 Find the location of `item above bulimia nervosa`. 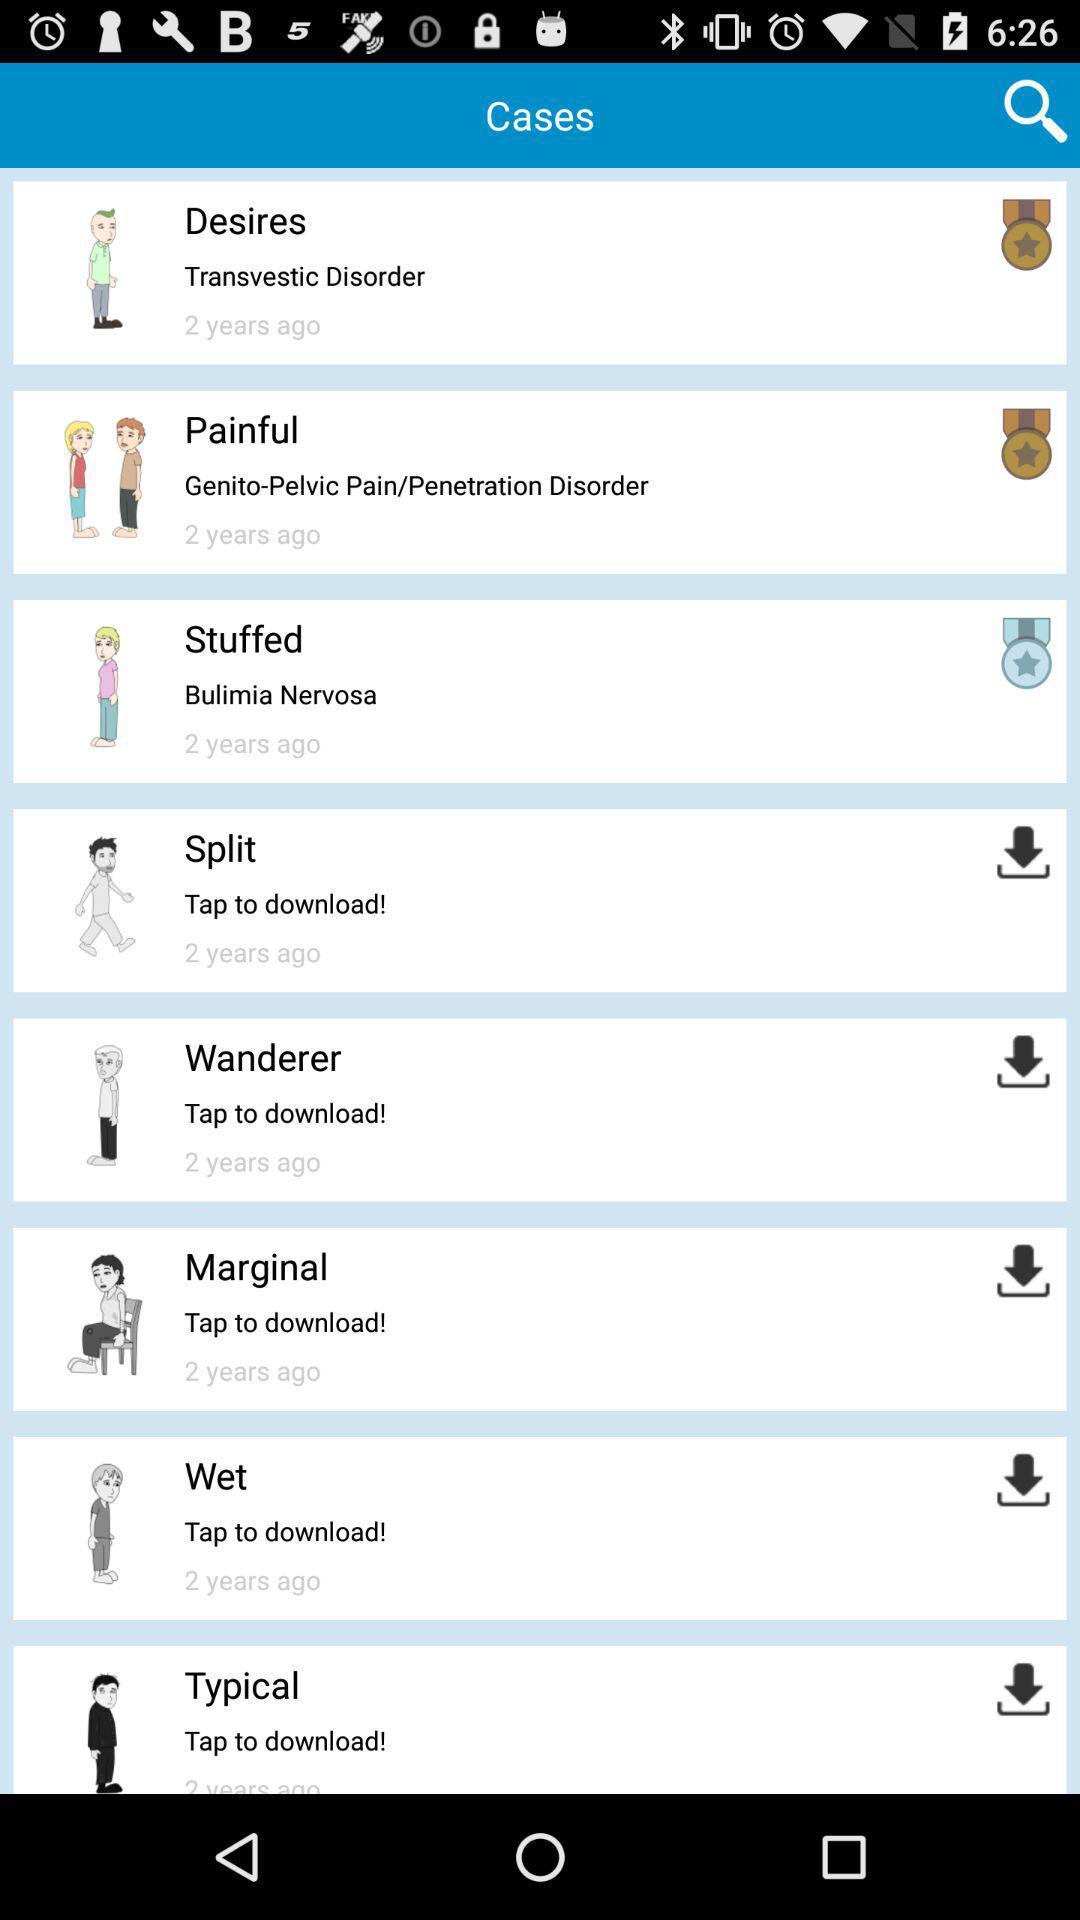

item above bulimia nervosa is located at coordinates (243, 637).